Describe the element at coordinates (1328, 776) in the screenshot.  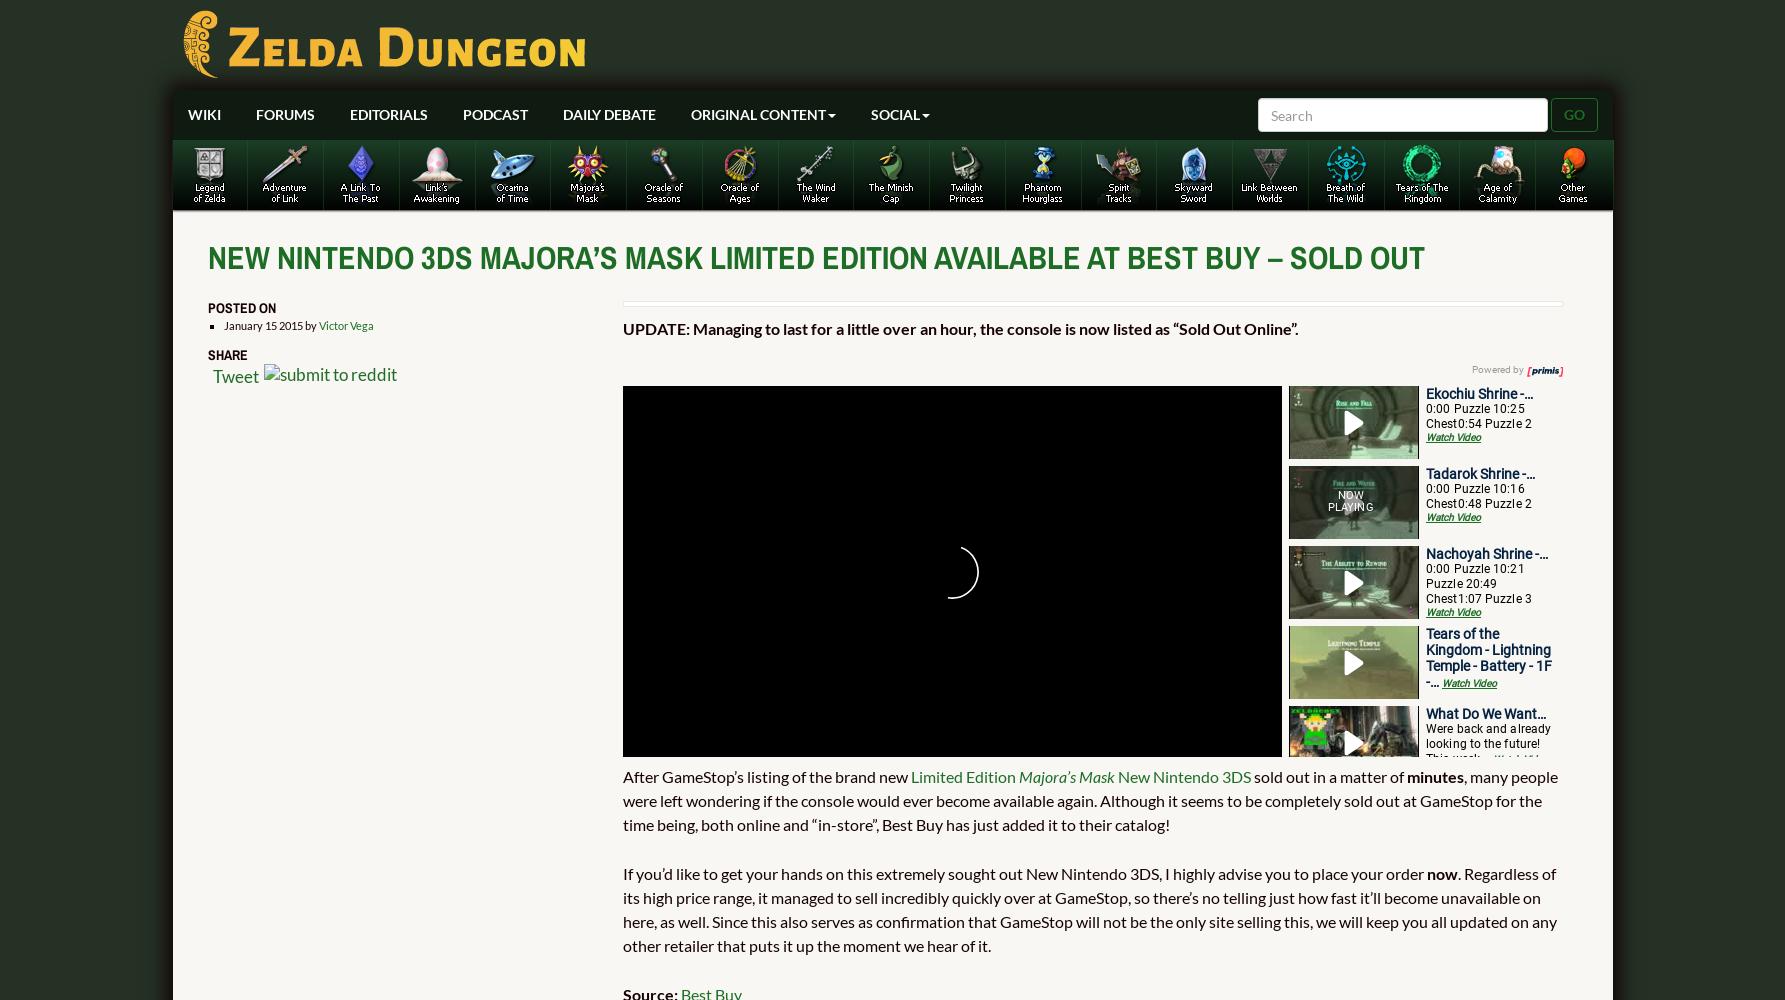
I see `'sold out in a matter of'` at that location.